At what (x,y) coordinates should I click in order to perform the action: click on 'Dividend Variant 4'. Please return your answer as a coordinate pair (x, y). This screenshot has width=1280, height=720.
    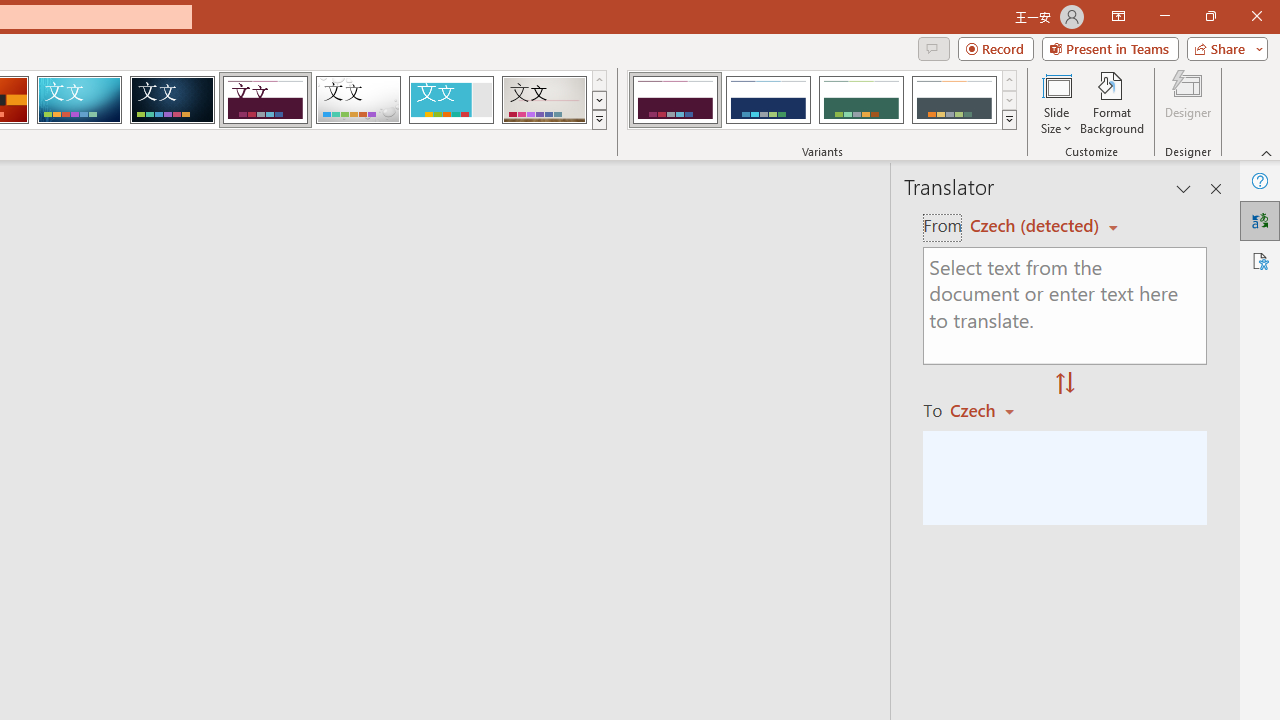
    Looking at the image, I should click on (953, 100).